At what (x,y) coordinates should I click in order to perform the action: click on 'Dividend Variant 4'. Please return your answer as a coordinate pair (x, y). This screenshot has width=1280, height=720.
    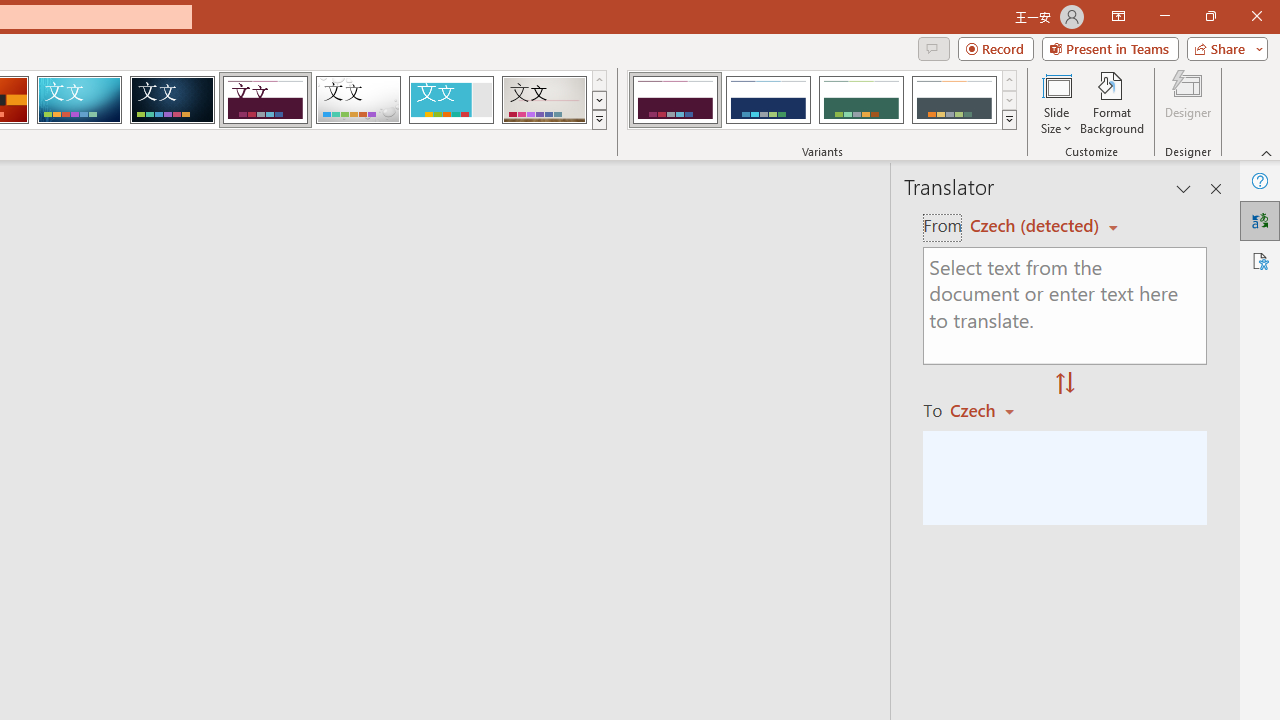
    Looking at the image, I should click on (953, 100).